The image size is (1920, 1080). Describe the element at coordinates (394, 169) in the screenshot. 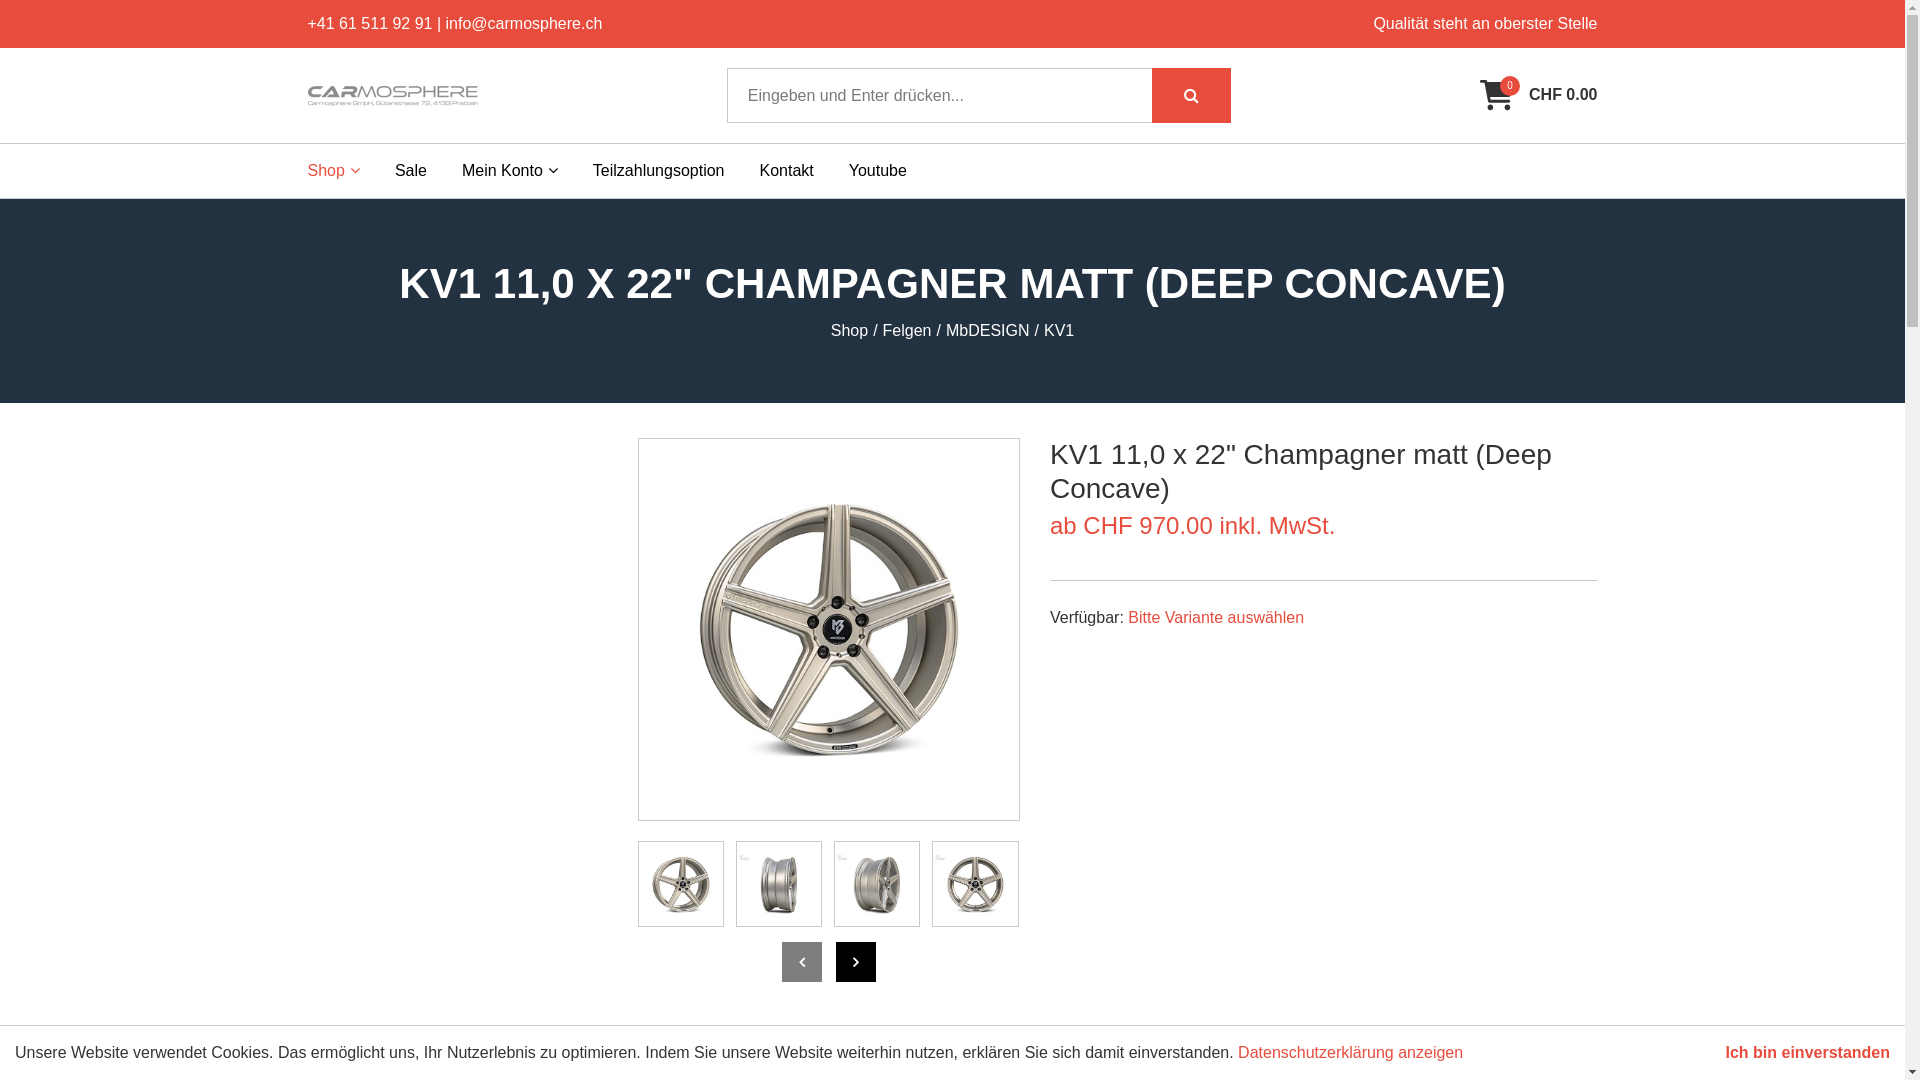

I see `'Sale'` at that location.